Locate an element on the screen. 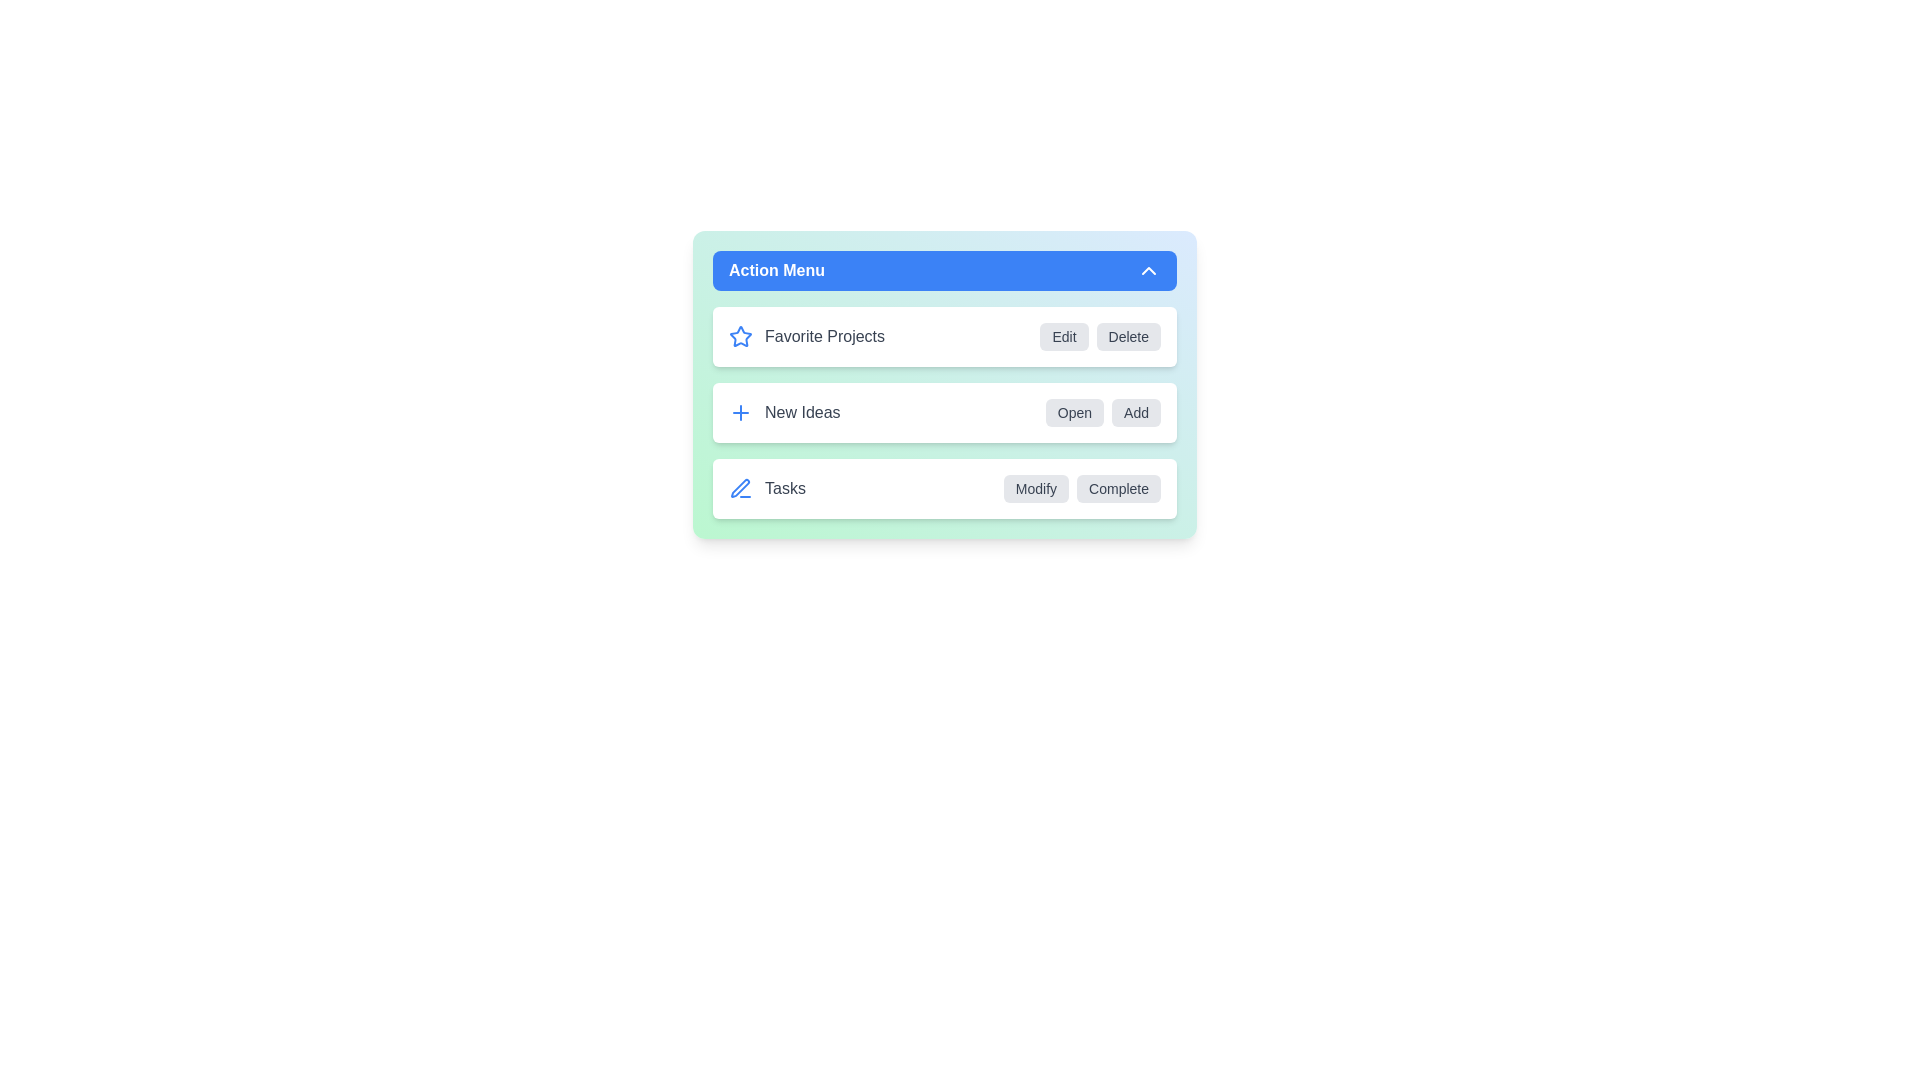 The image size is (1920, 1080). the action button labeled Complete for the item Tasks is located at coordinates (1117, 489).